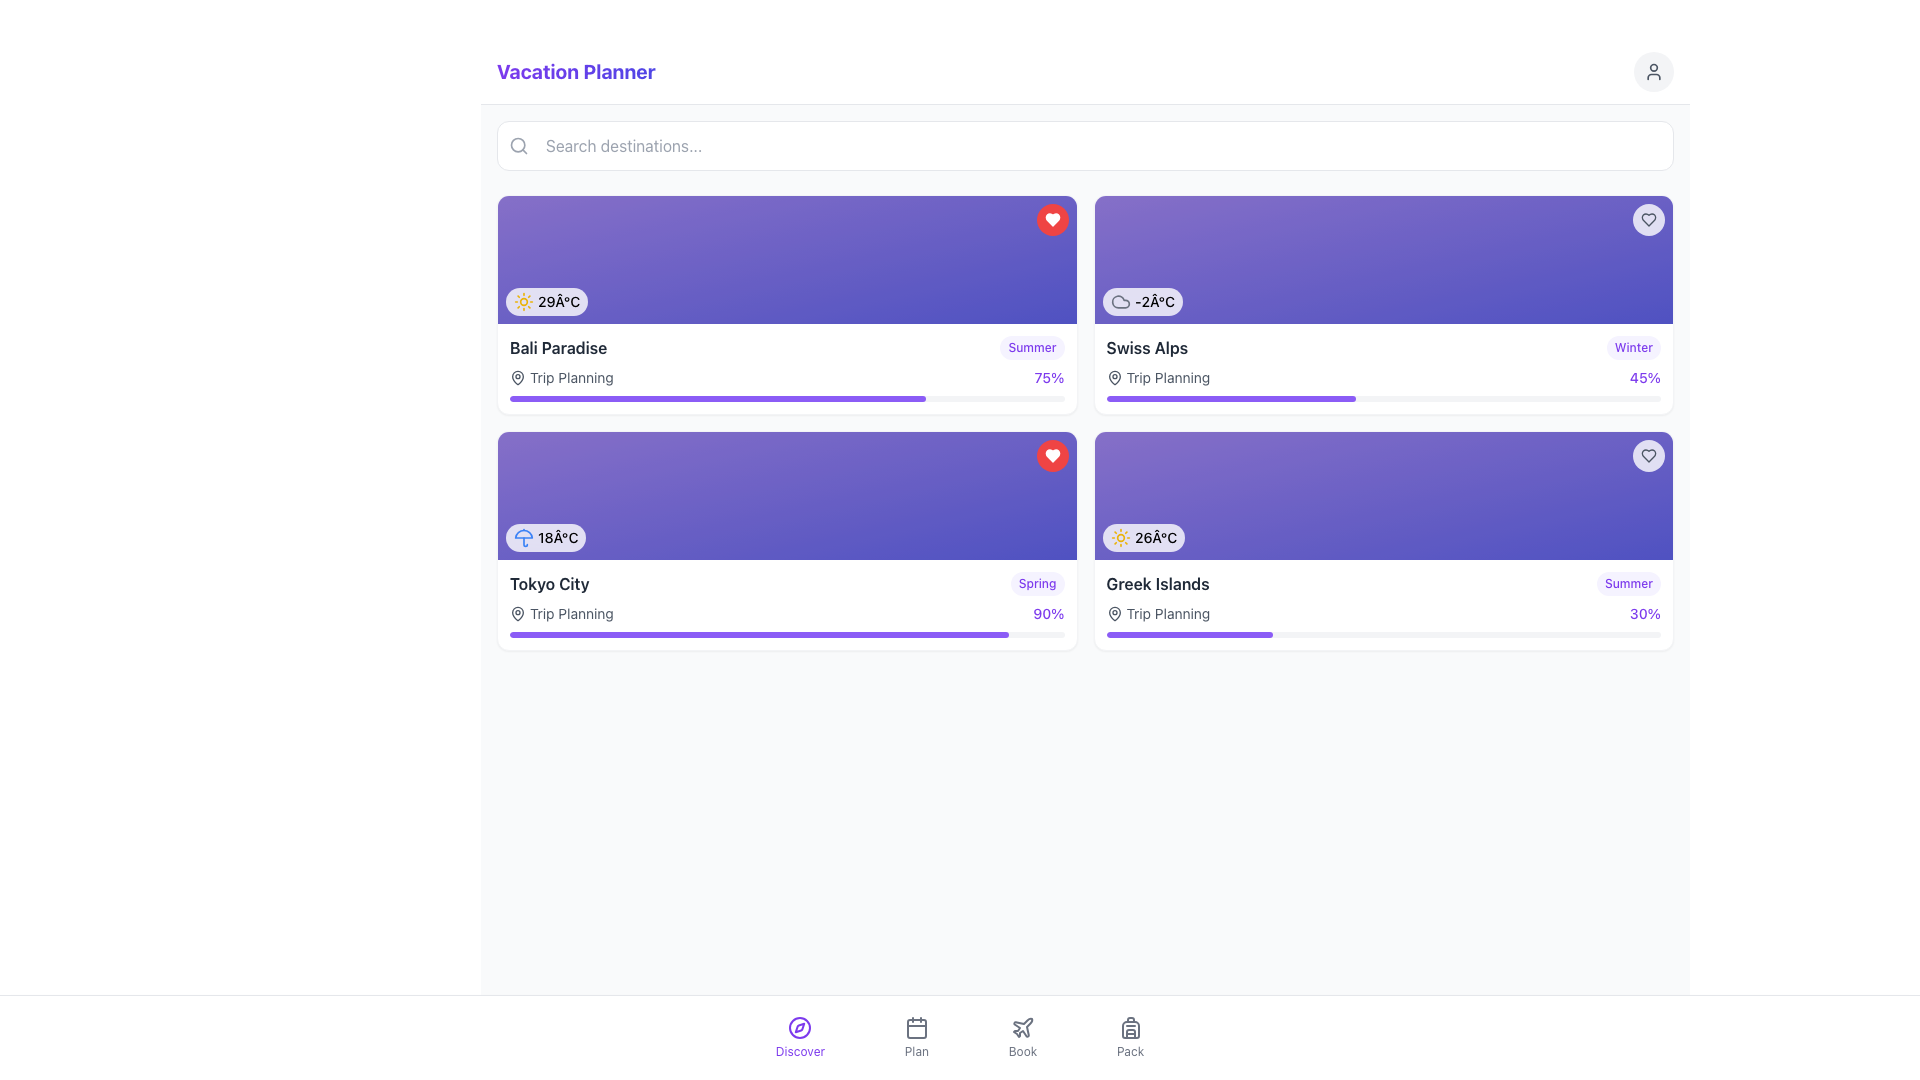 The height and width of the screenshot is (1080, 1920). I want to click on the heart icon in the top-right corner of the 'Greek Islands' card to mark or unmark it as a favorite, so click(1649, 455).